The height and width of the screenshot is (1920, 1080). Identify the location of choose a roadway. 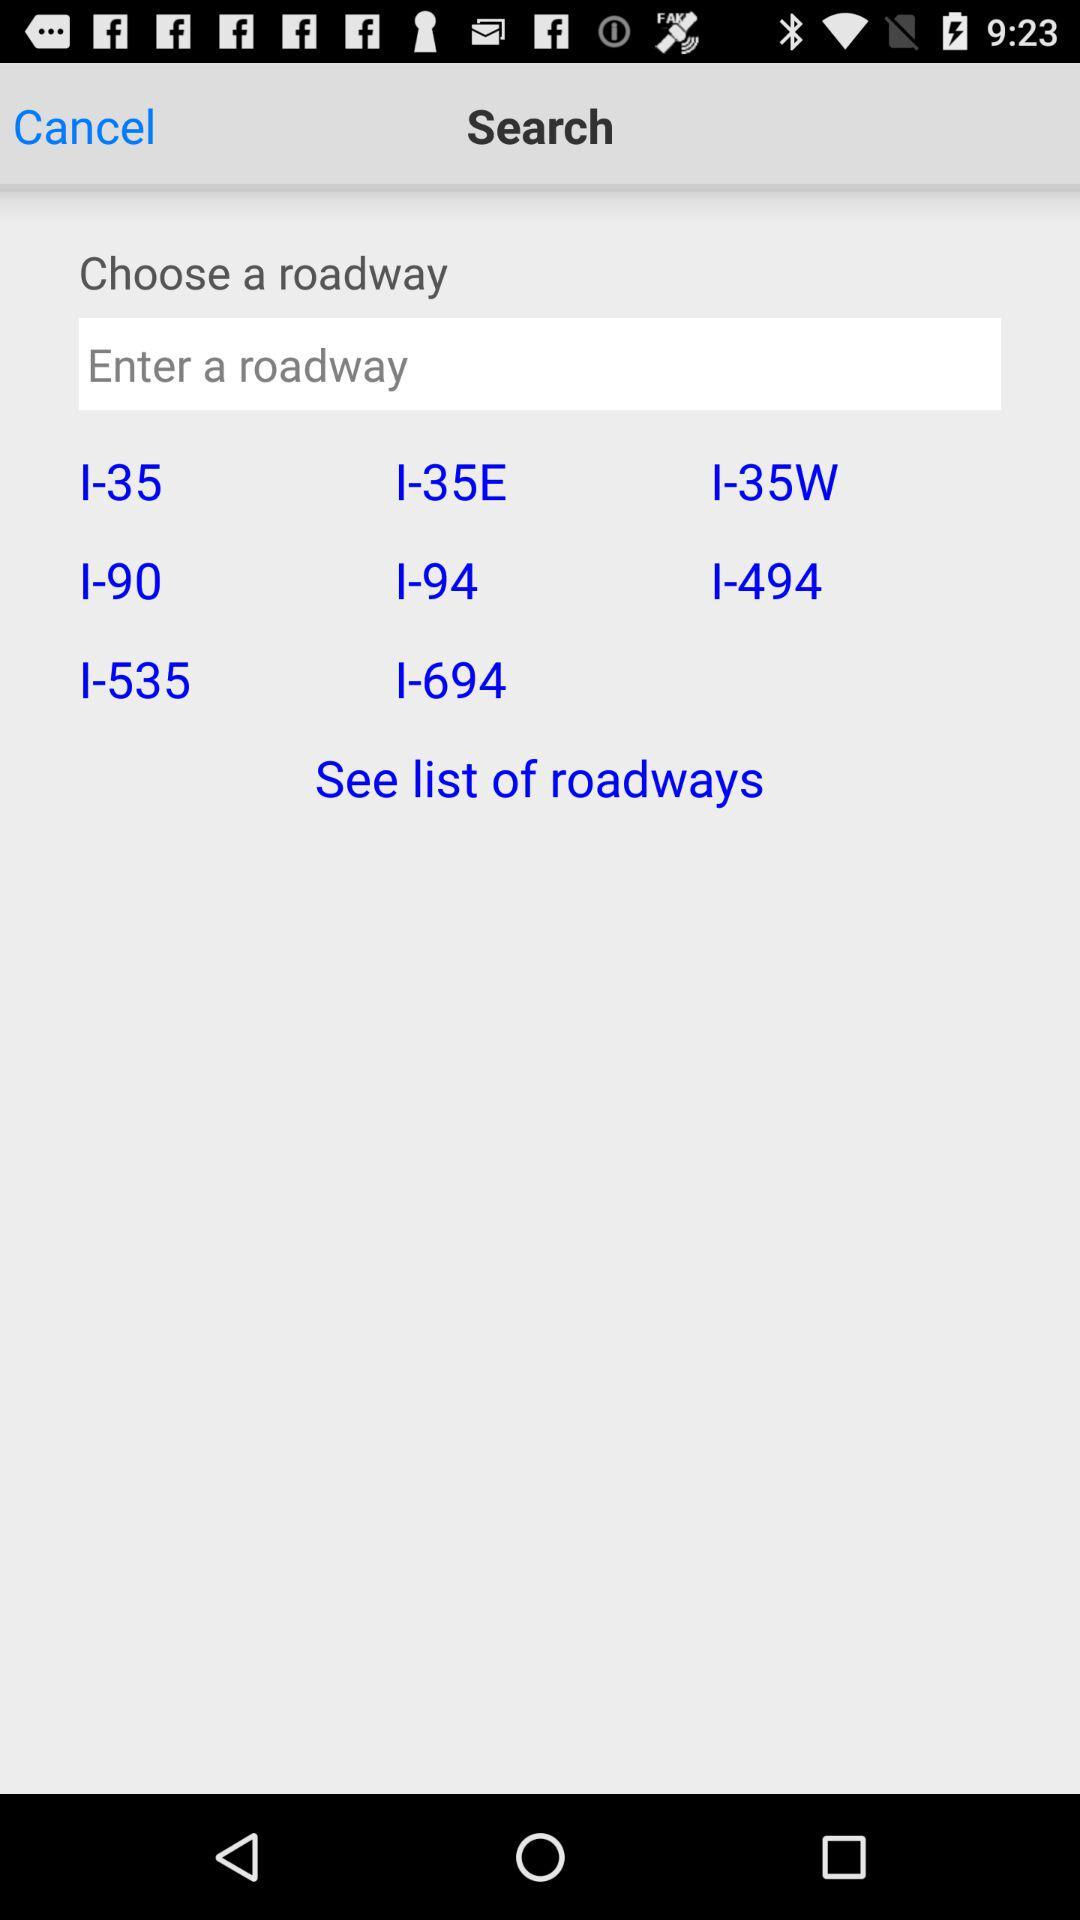
(540, 270).